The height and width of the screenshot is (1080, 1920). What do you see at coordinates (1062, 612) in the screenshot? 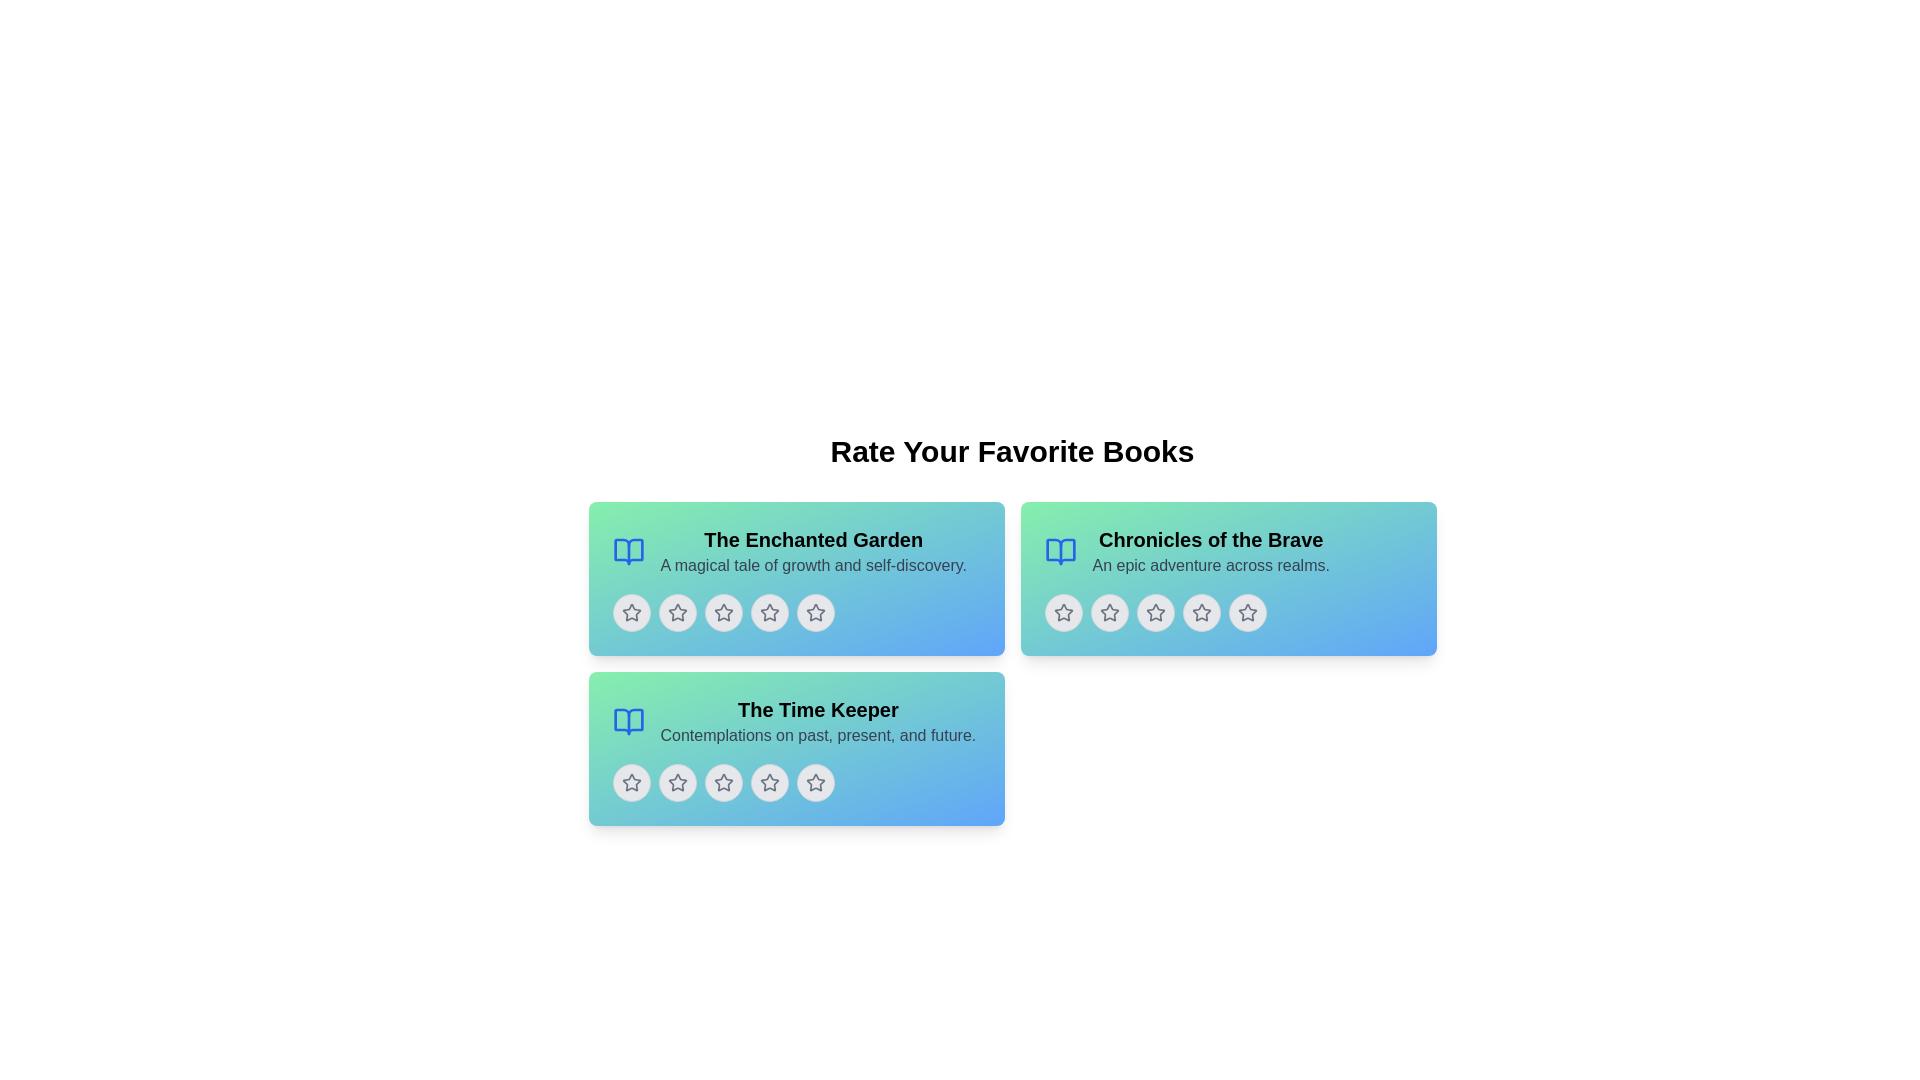
I see `the second star icon in the rating system under the 'Chronicles of the Brave' section` at bounding box center [1062, 612].